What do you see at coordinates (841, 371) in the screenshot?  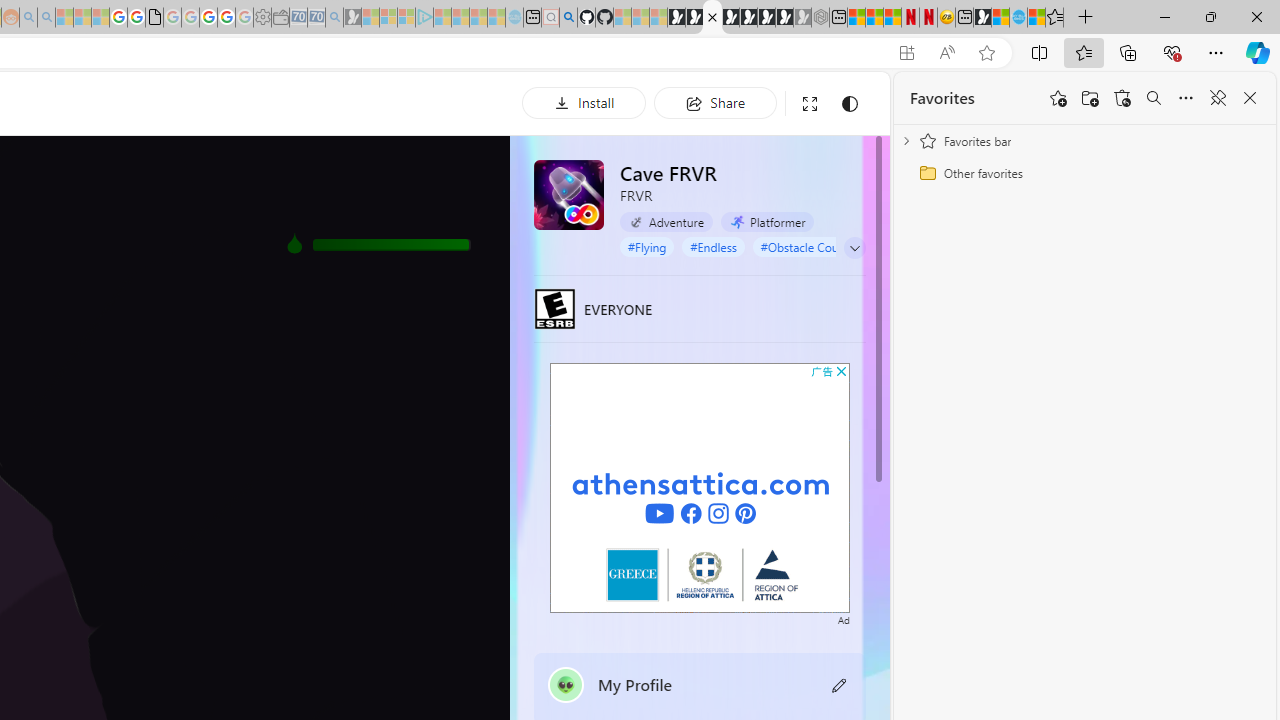 I see `'AutomationID: cbb'` at bounding box center [841, 371].